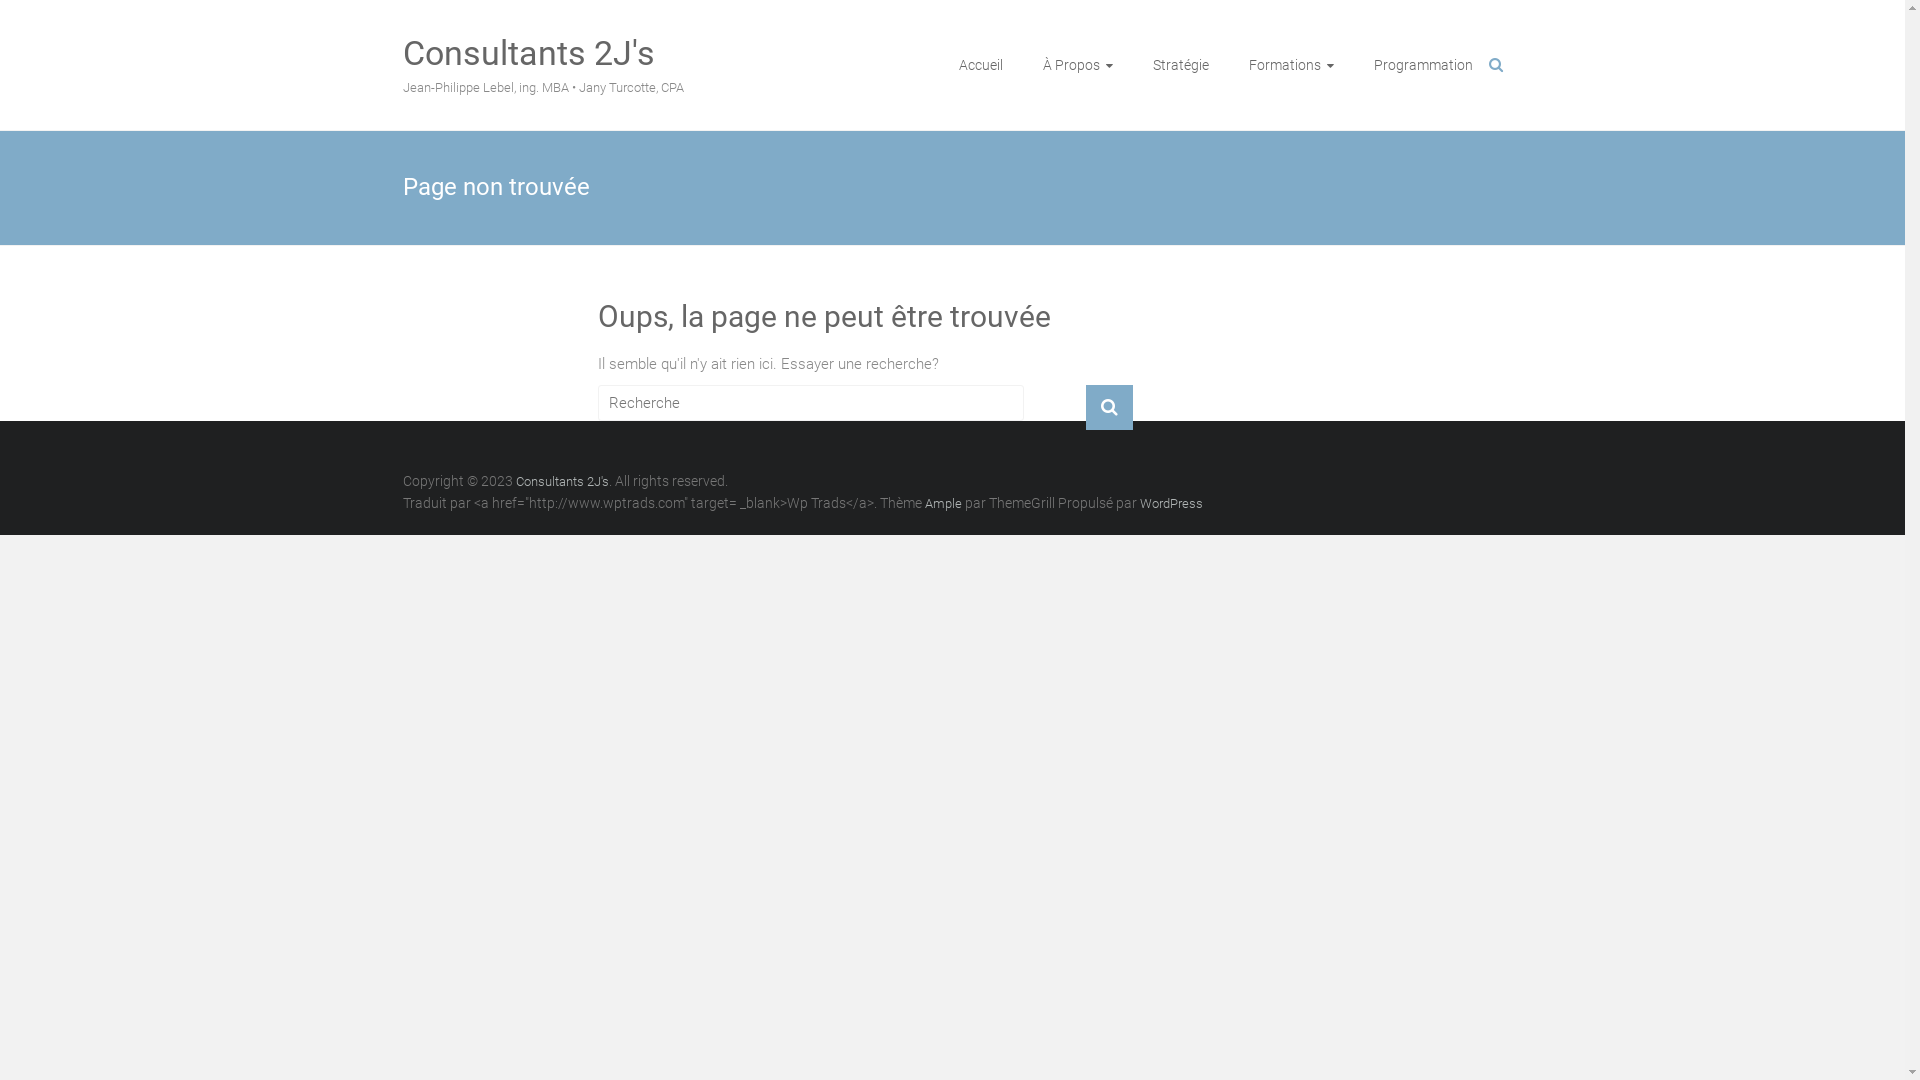  What do you see at coordinates (1422, 64) in the screenshot?
I see `'Programmation'` at bounding box center [1422, 64].